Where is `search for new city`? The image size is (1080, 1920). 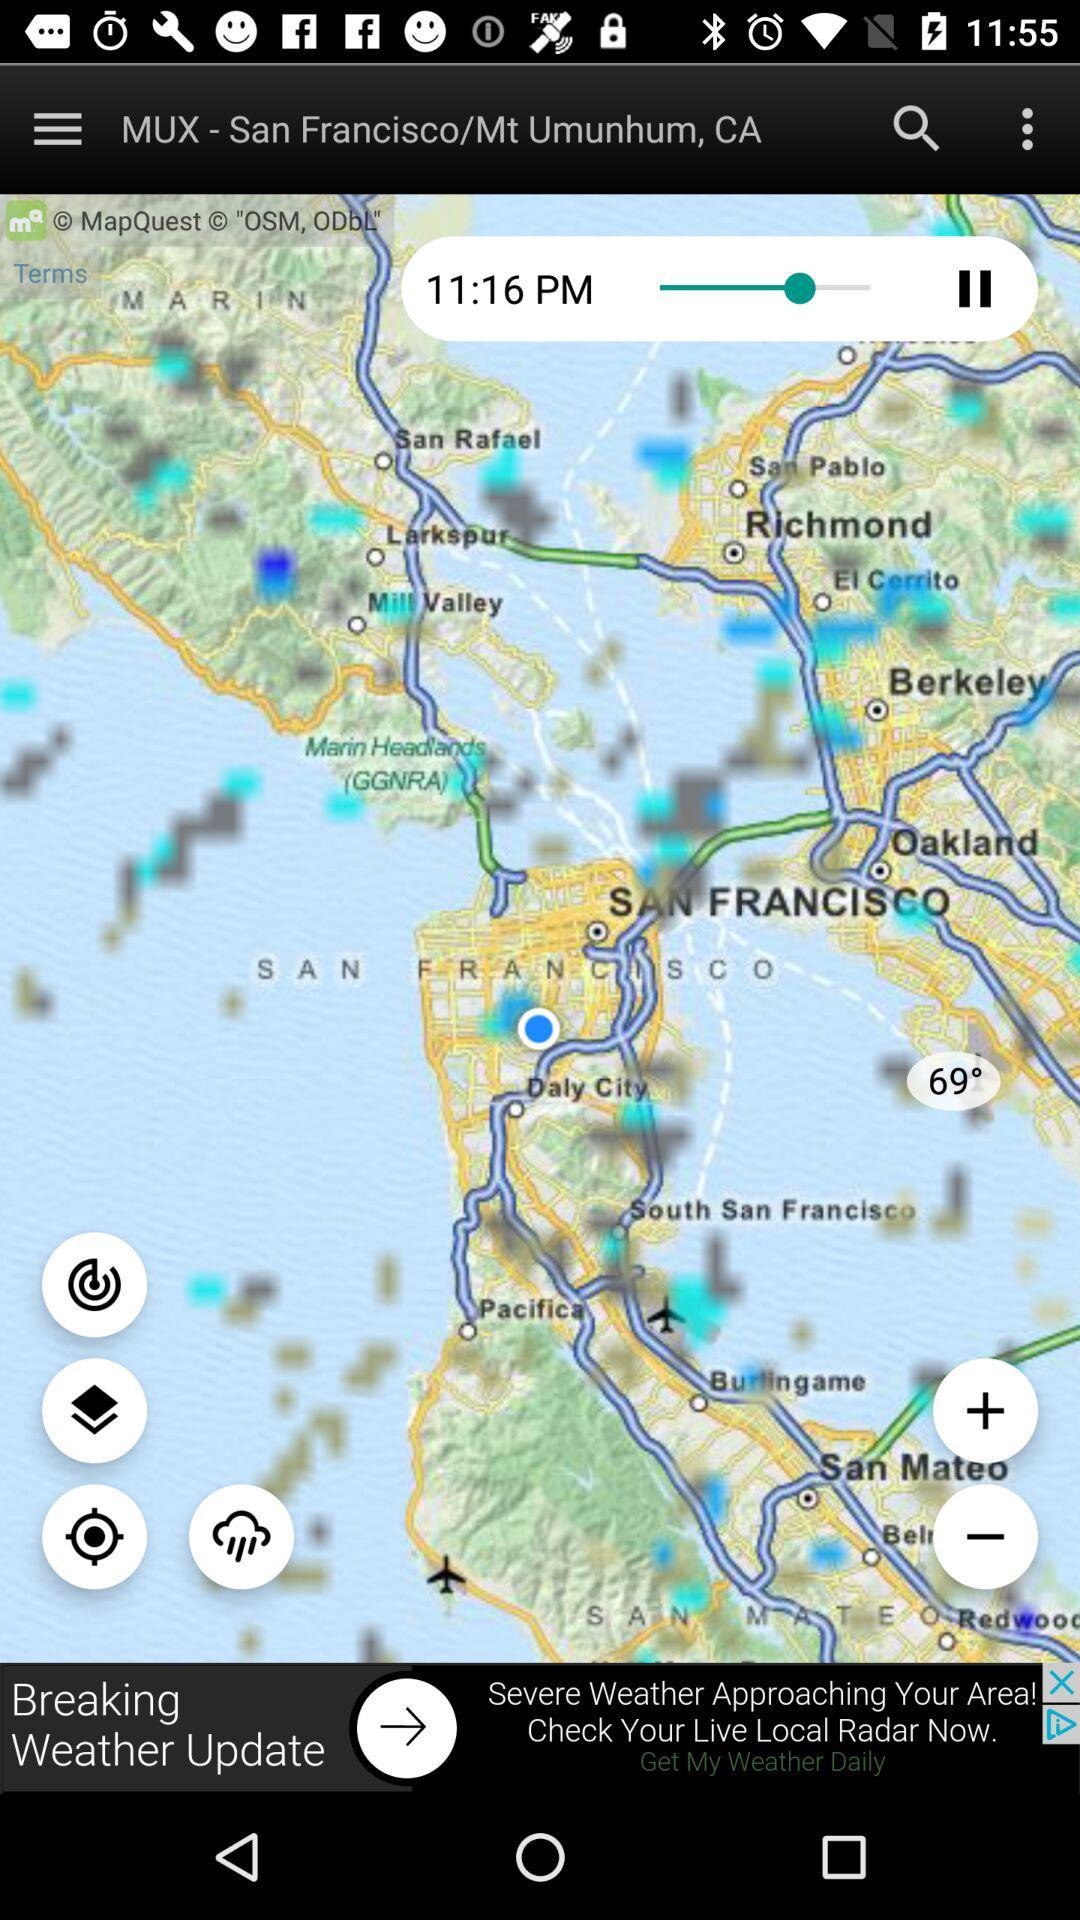 search for new city is located at coordinates (917, 127).